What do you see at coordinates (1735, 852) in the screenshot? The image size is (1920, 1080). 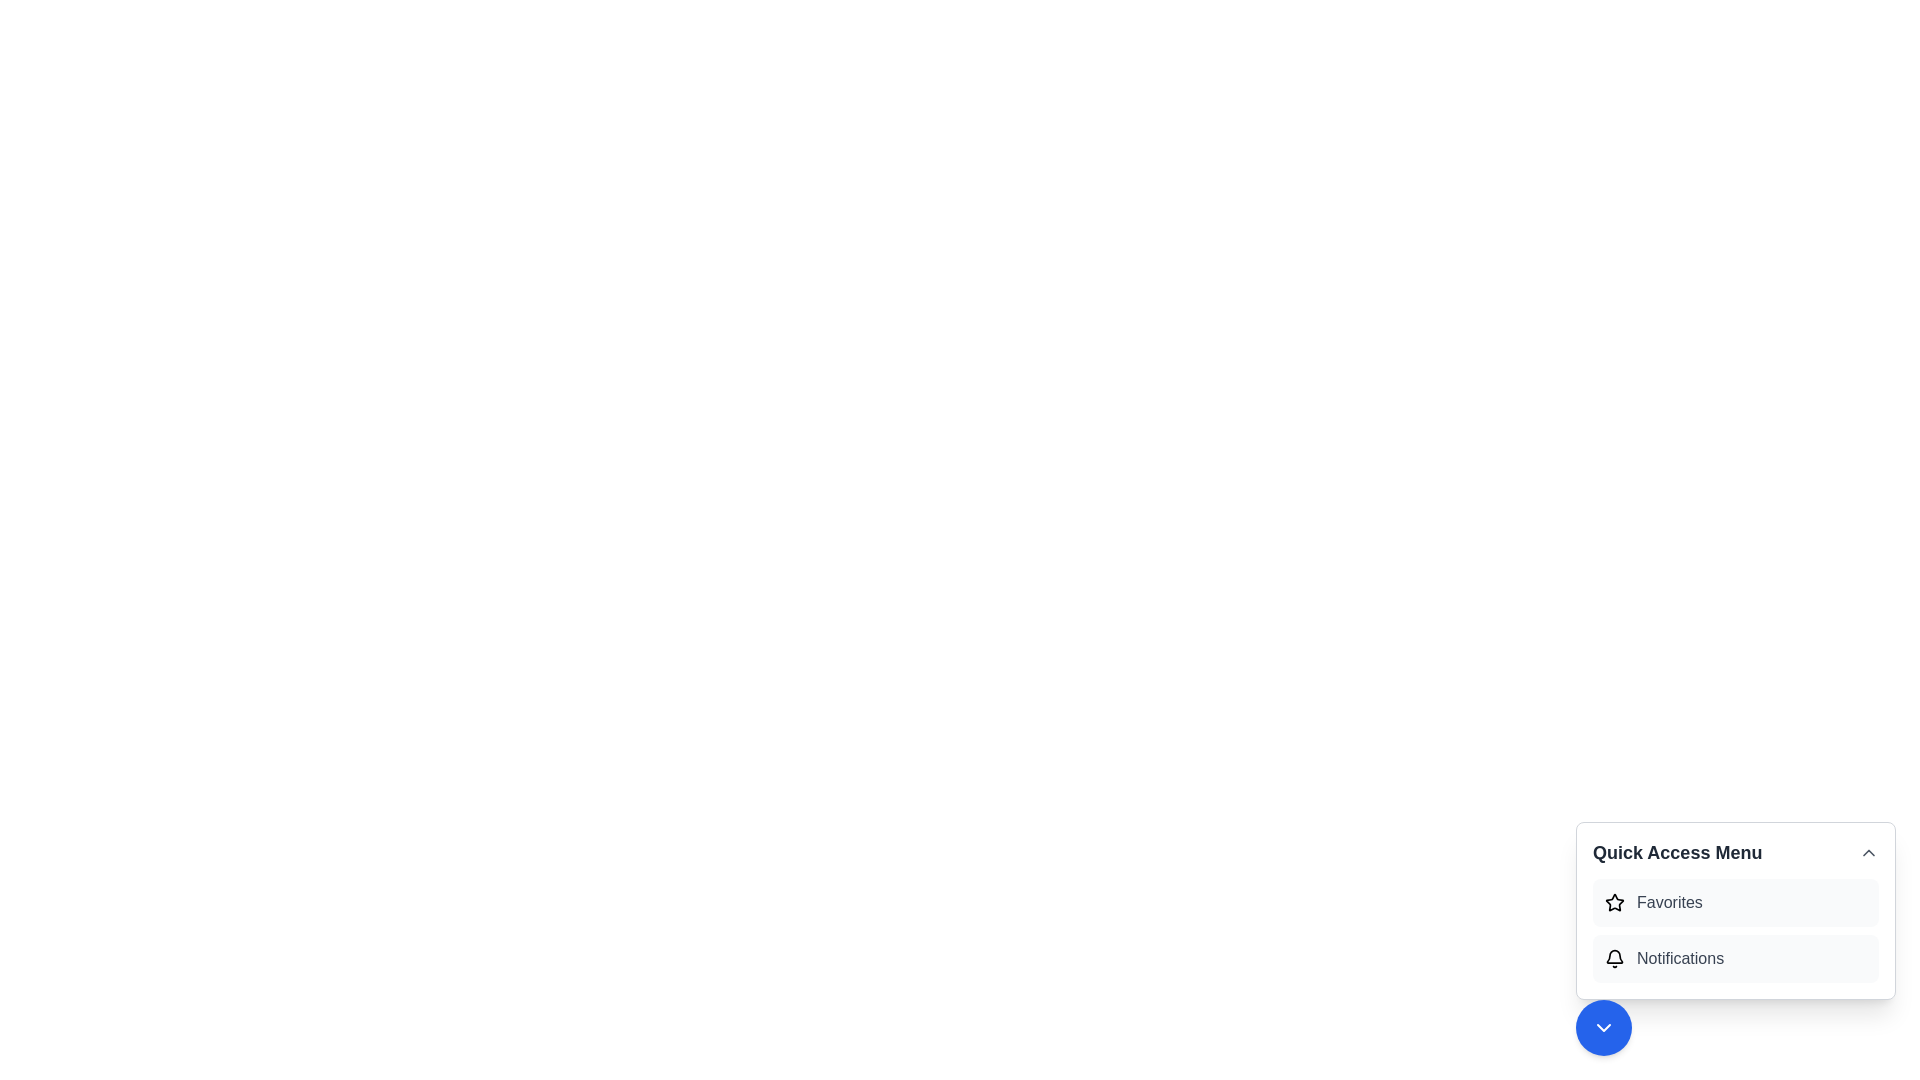 I see `the 'Quick Access Menu' dropdown header, which features a bold font and a dropdown arrow icon` at bounding box center [1735, 852].